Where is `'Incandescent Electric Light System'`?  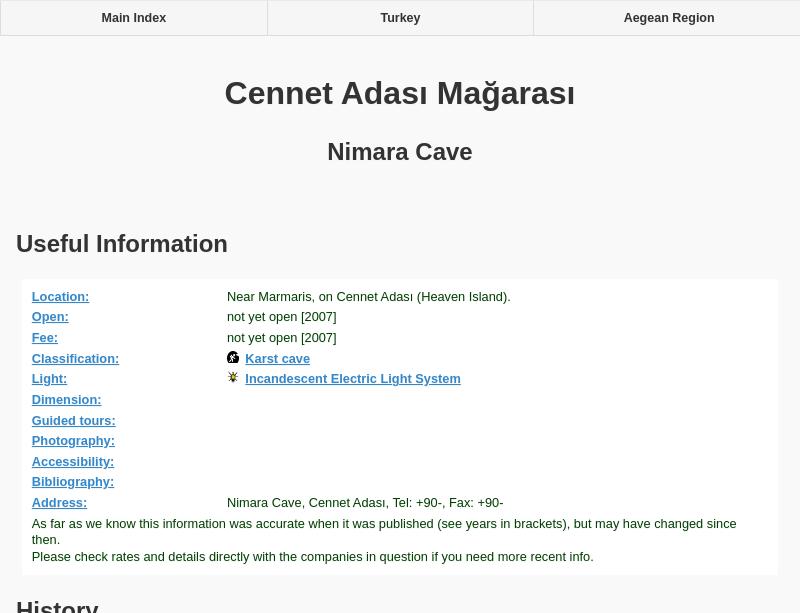 'Incandescent Electric Light System' is located at coordinates (352, 377).